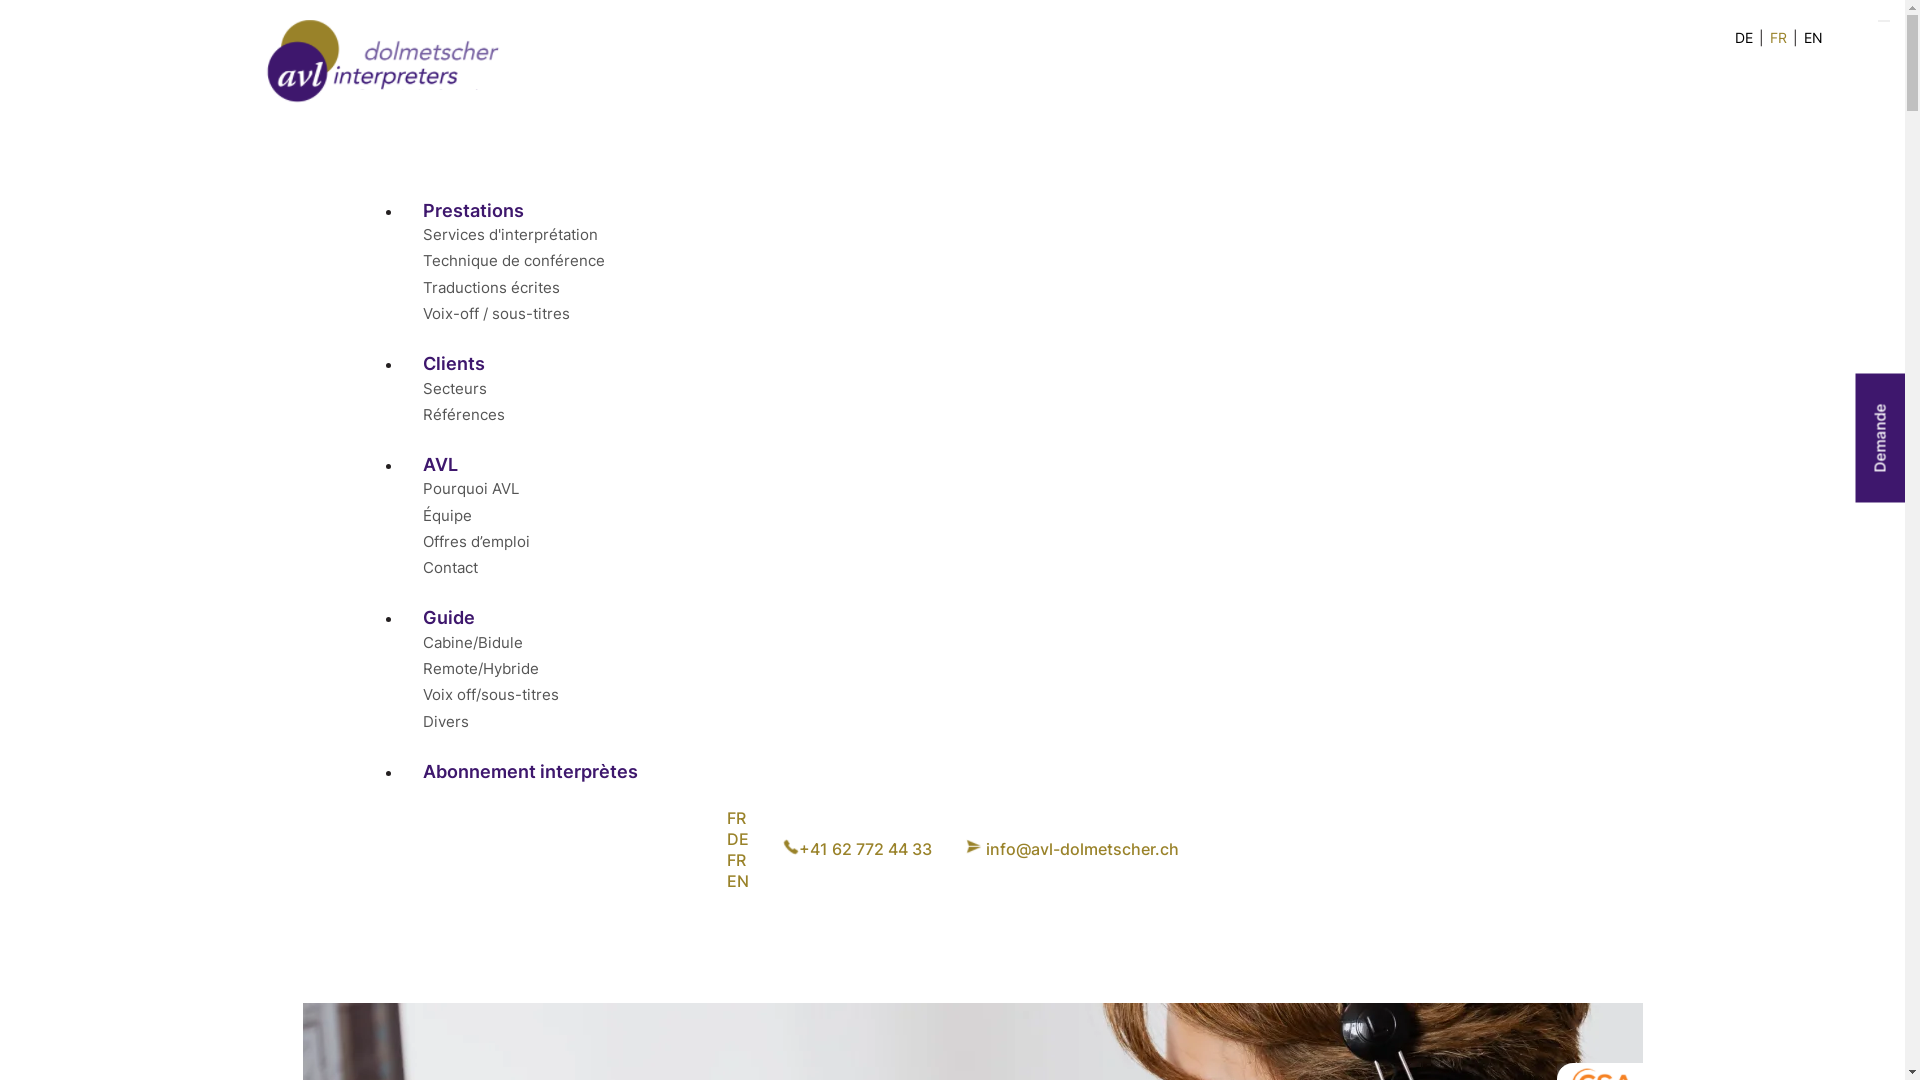 The image size is (1920, 1080). What do you see at coordinates (421, 567) in the screenshot?
I see `'Contact'` at bounding box center [421, 567].